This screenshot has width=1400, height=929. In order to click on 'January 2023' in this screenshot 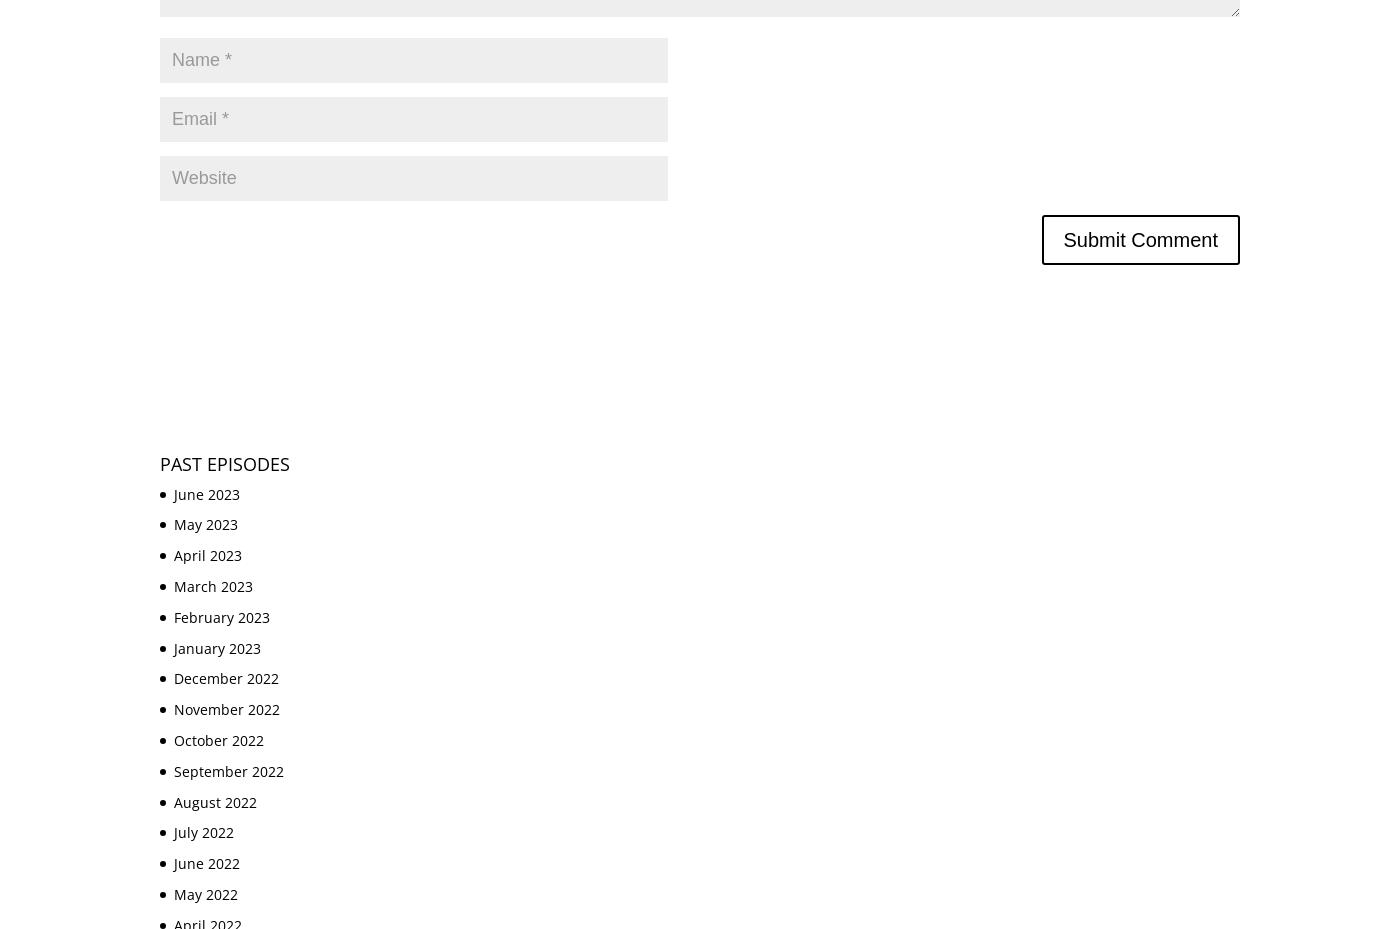, I will do `click(217, 646)`.